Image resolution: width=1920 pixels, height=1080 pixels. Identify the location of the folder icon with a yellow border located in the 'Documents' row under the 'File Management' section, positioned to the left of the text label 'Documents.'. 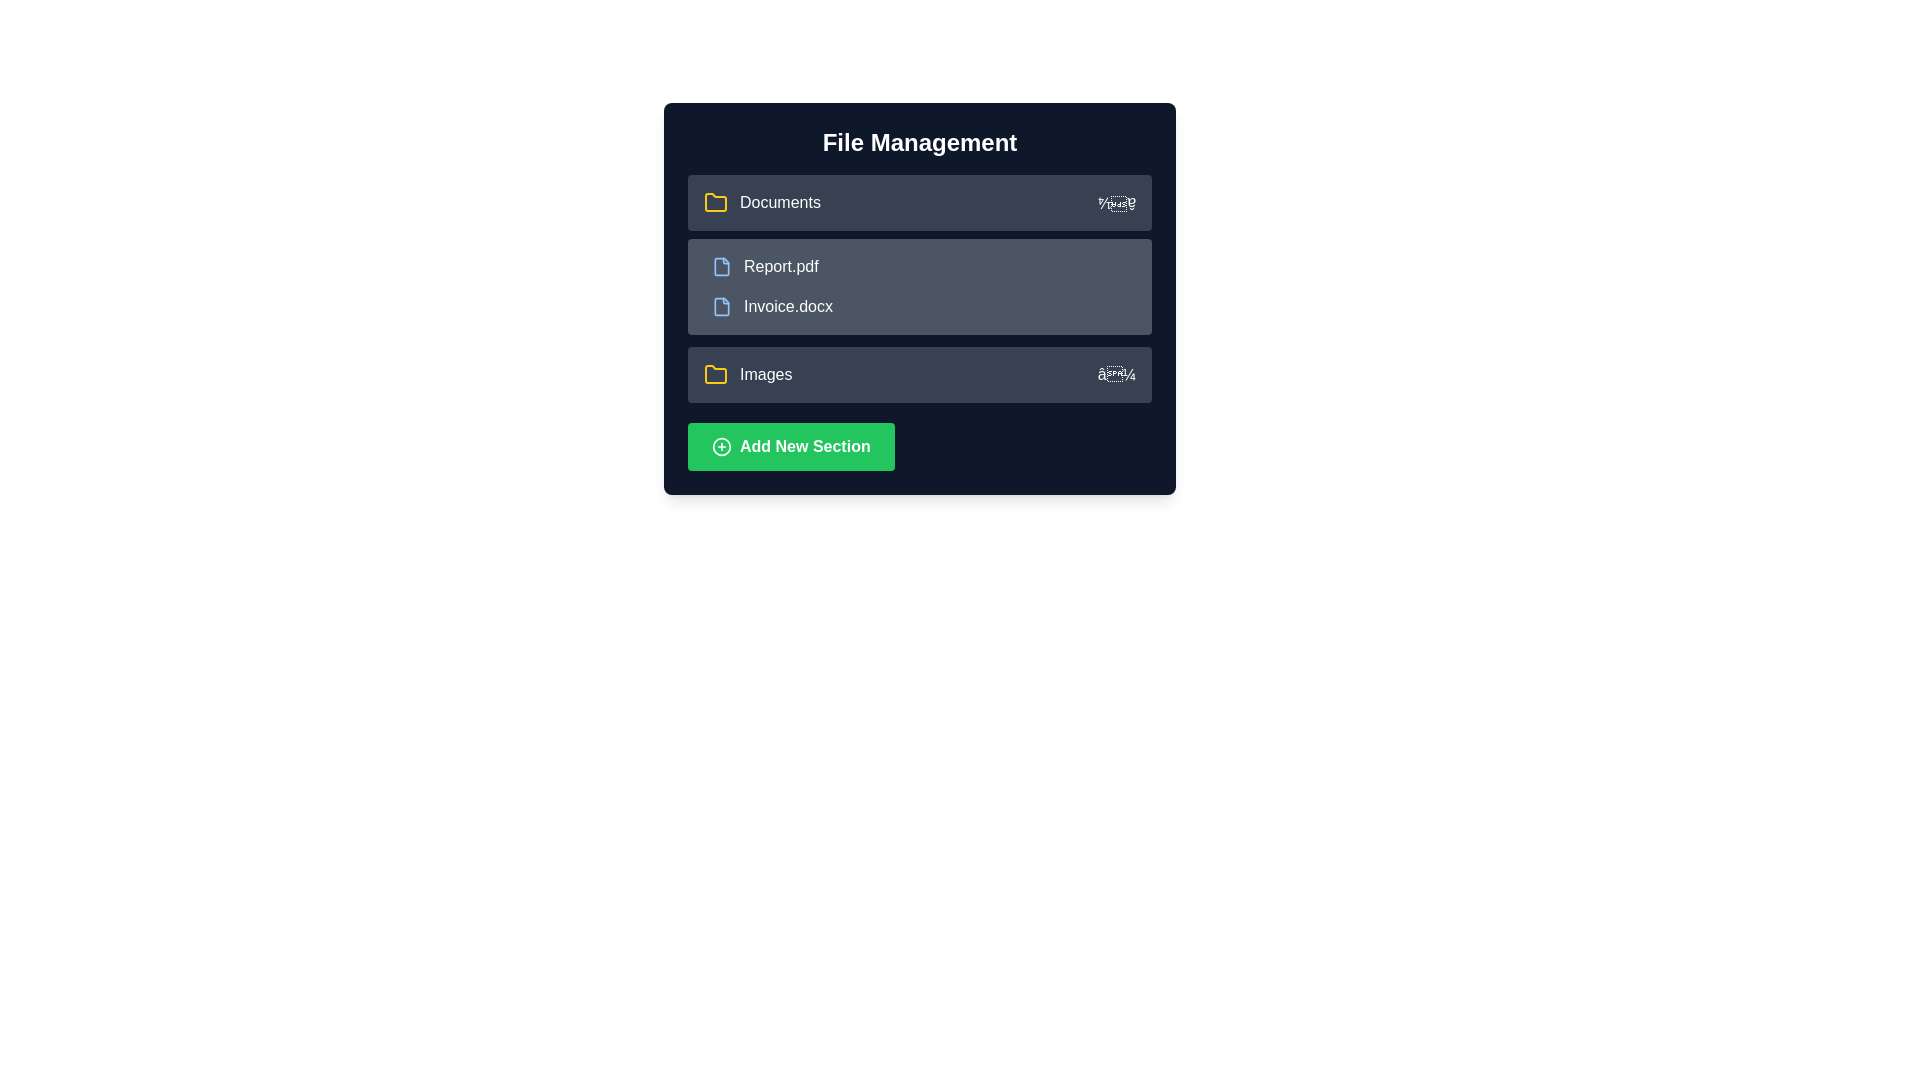
(715, 202).